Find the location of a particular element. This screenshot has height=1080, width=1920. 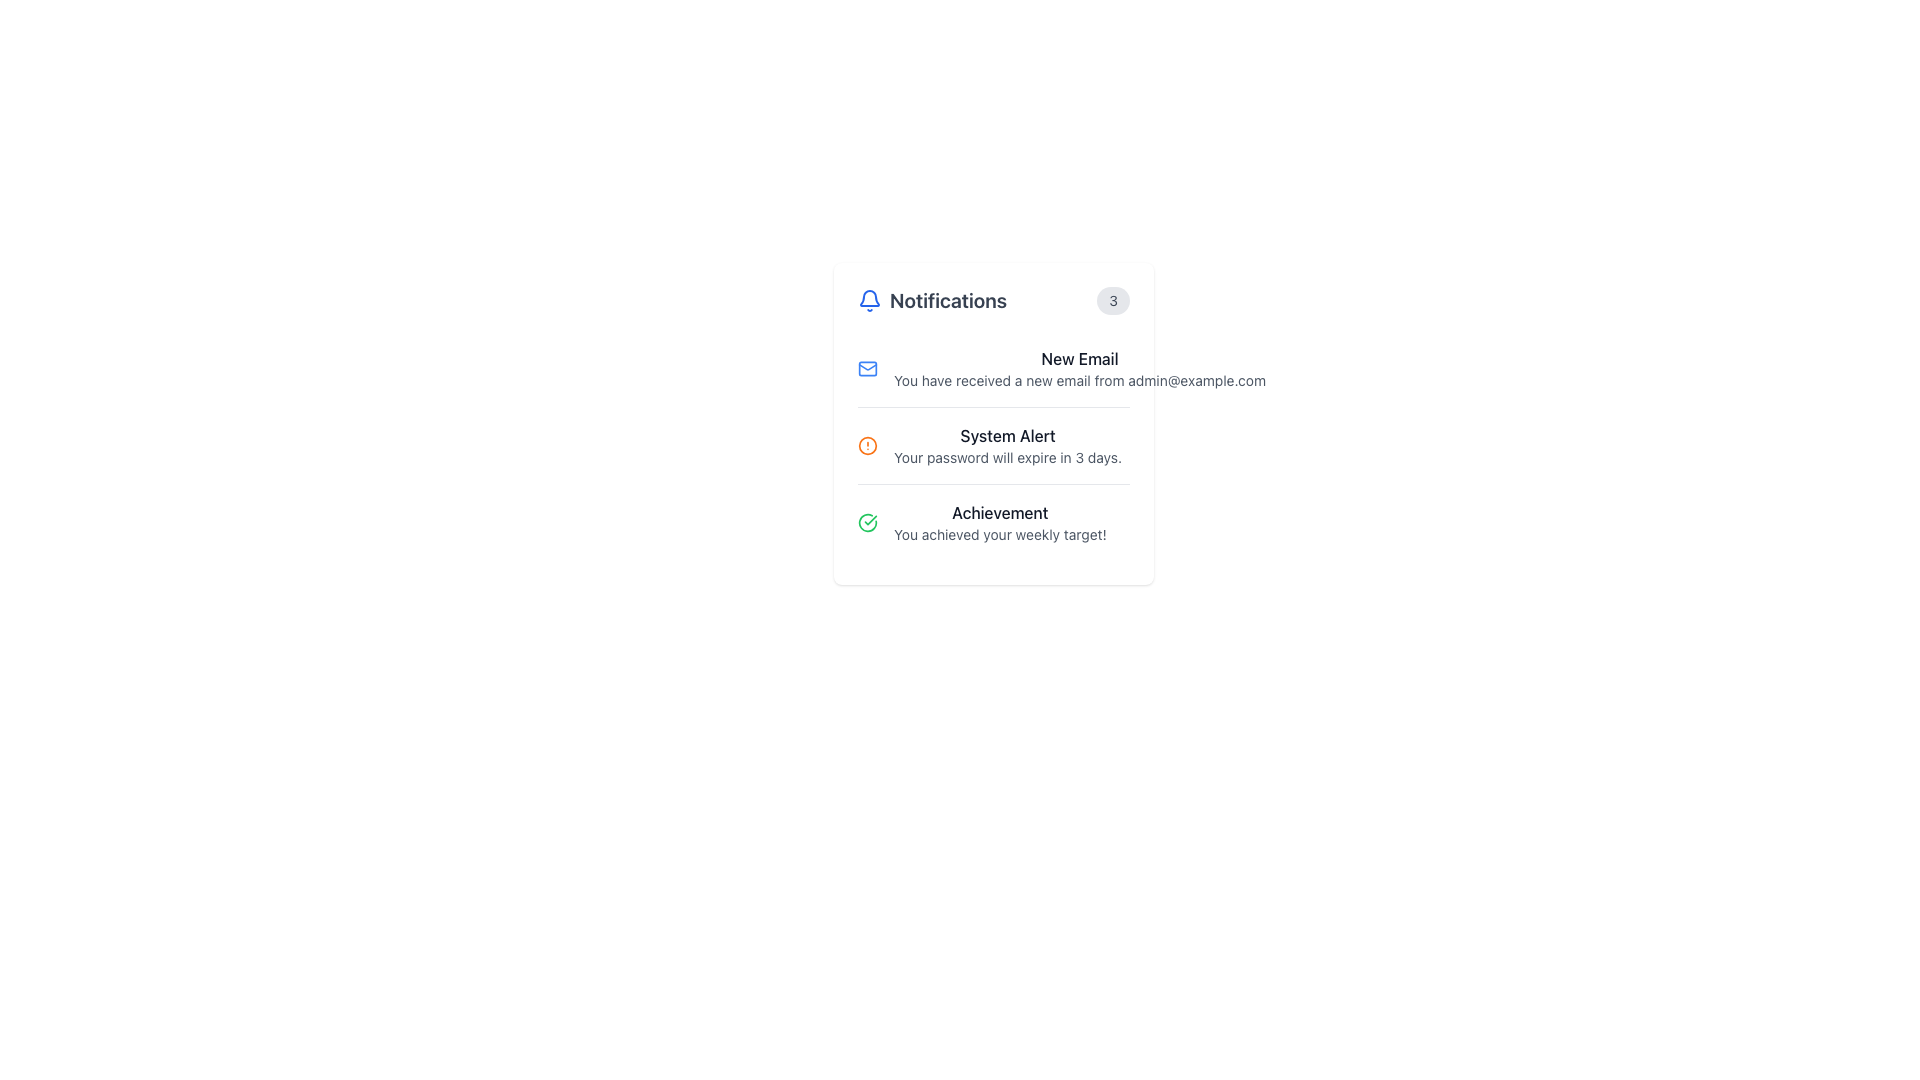

the email notification icon located to the left of the text header 'New Email' in the notification panel is located at coordinates (868, 369).